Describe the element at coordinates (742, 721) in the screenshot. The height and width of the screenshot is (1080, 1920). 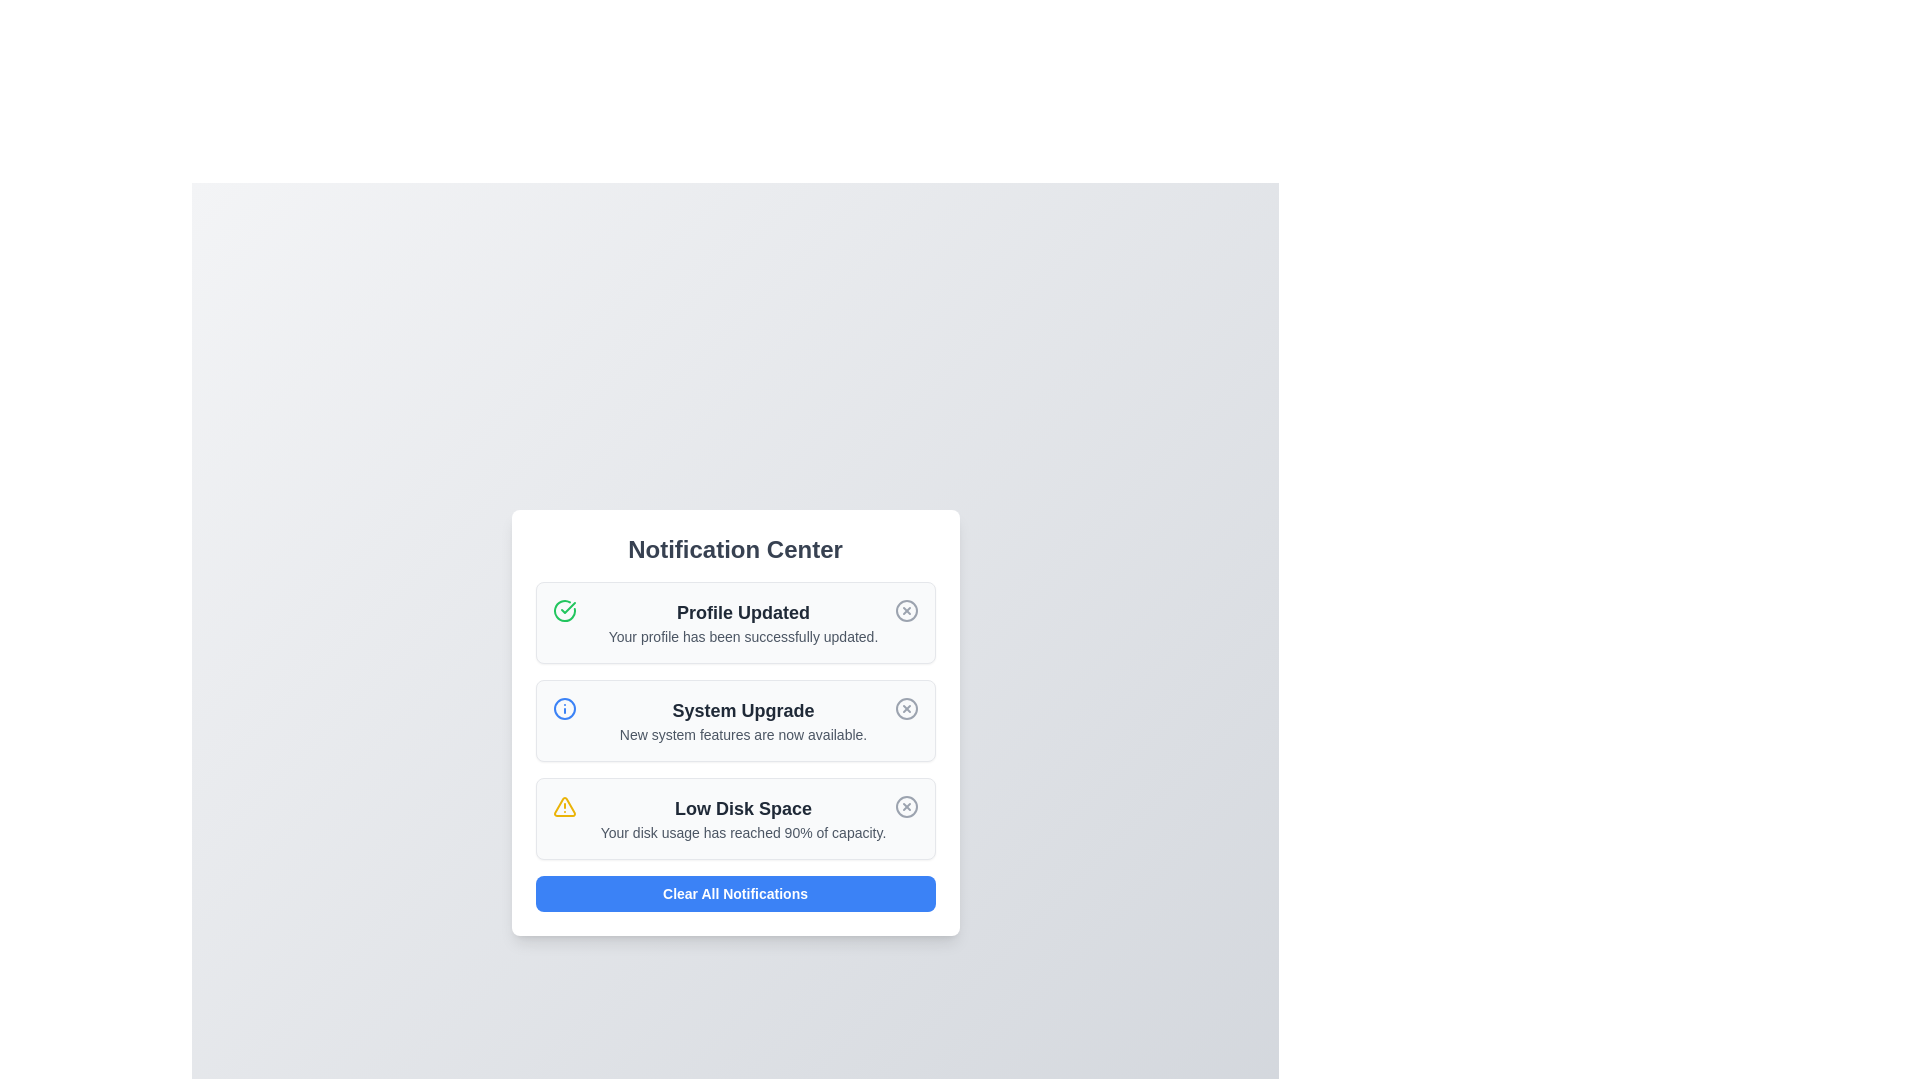
I see `the Notification card section that informs the user about new system features, positioned as the second item in the Notification Center` at that location.